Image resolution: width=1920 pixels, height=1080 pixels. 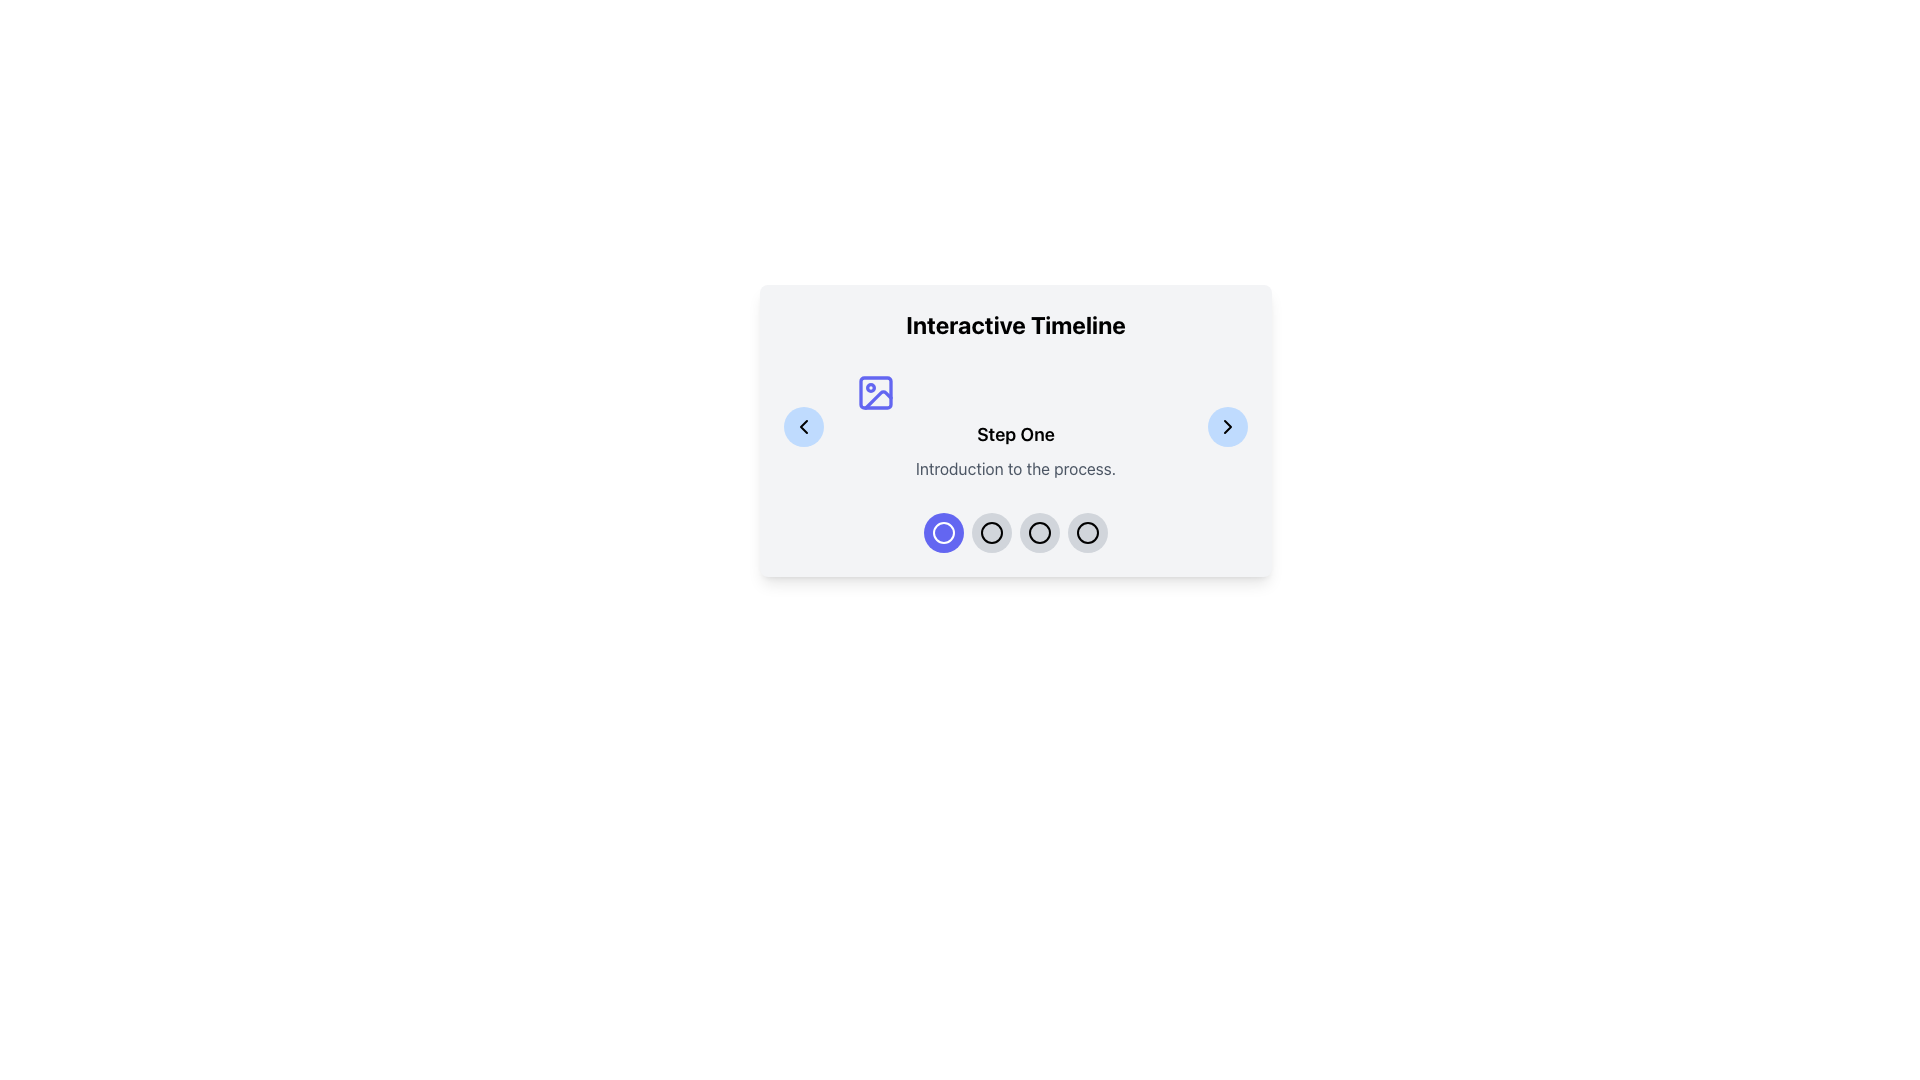 I want to click on the bold text header labeled 'Step One' which is centrally located below an icon and above descriptive text, so click(x=1016, y=434).